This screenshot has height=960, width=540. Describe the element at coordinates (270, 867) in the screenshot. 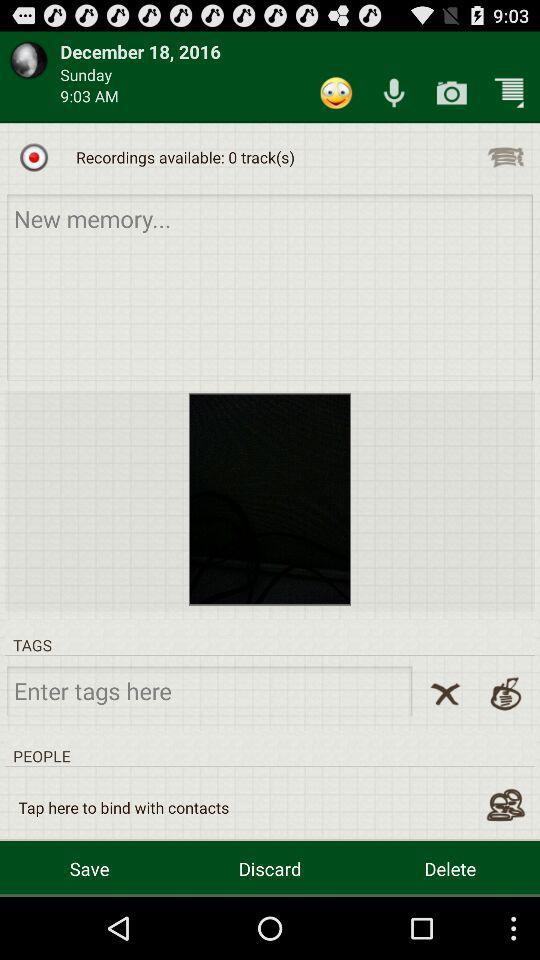

I see `app below tap here to item` at that location.